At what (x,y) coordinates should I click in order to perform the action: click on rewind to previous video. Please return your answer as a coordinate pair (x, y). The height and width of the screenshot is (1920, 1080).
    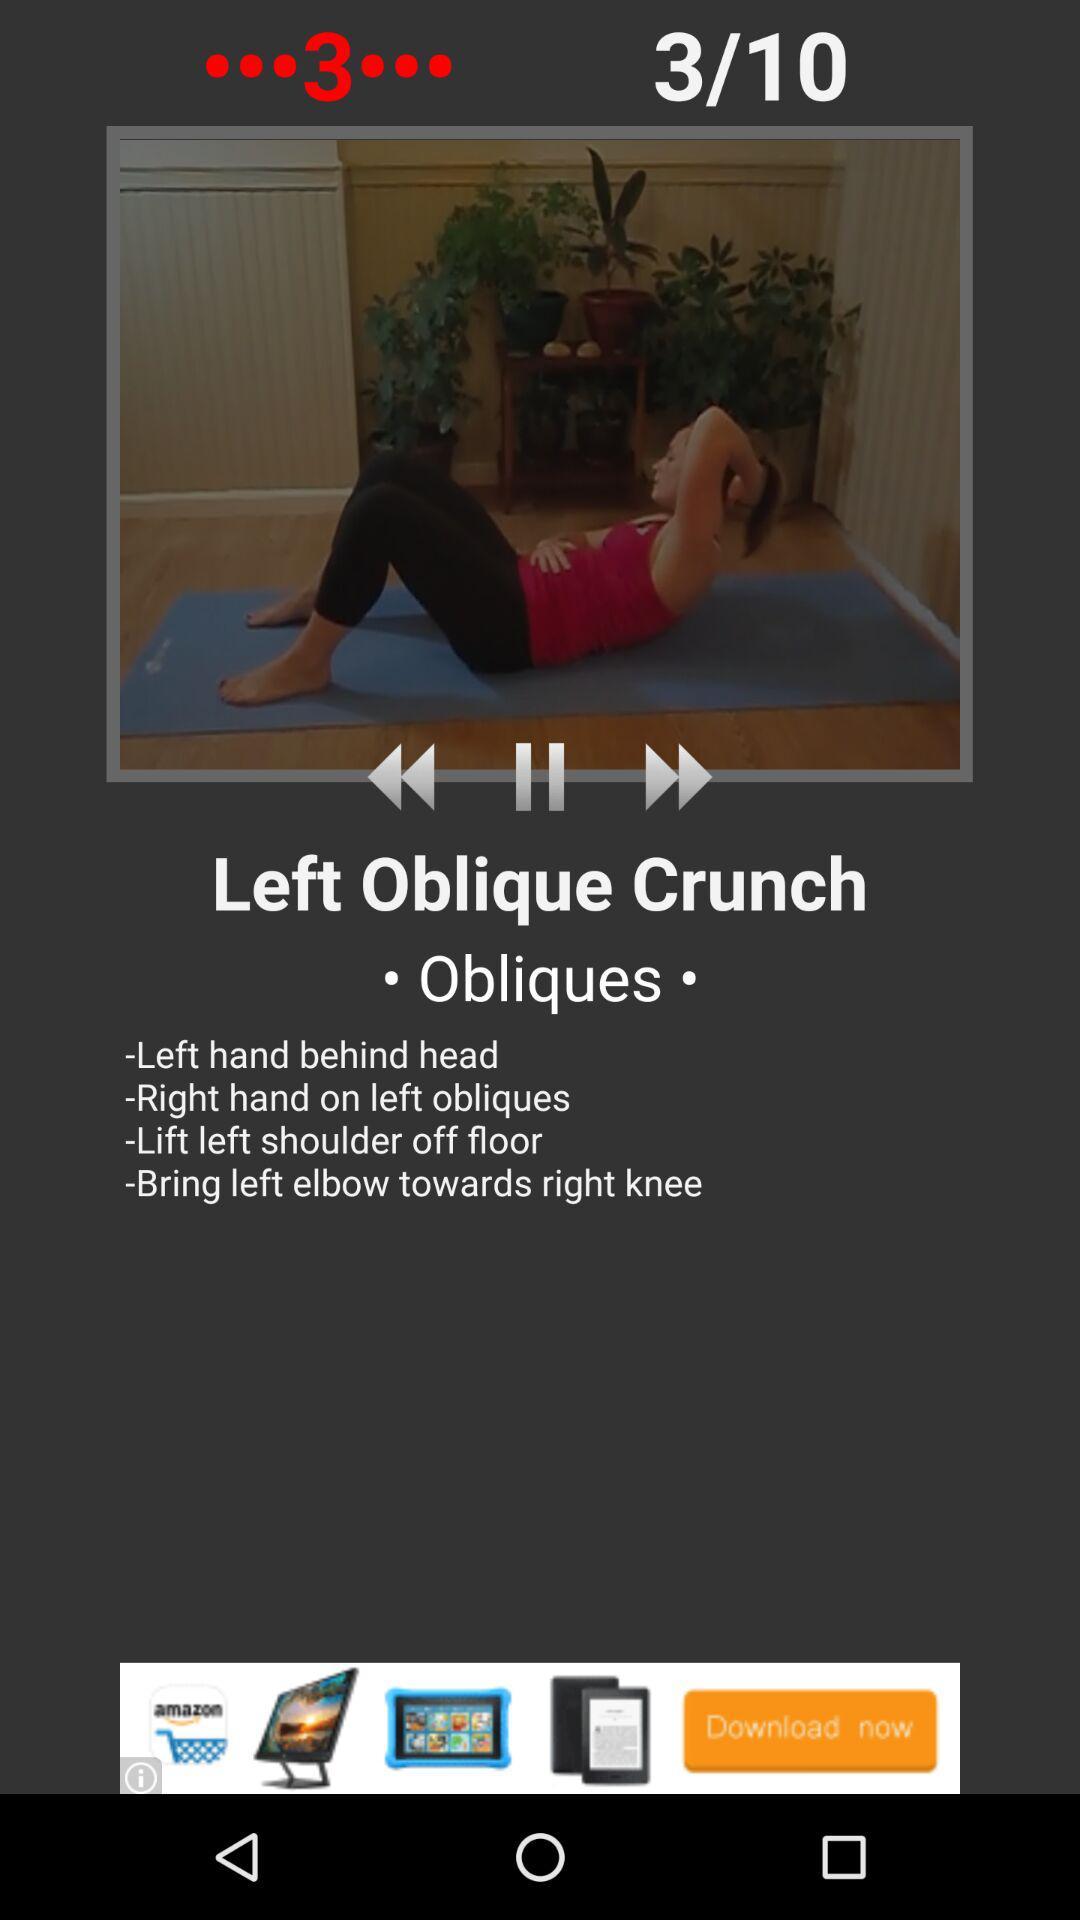
    Looking at the image, I should click on (407, 776).